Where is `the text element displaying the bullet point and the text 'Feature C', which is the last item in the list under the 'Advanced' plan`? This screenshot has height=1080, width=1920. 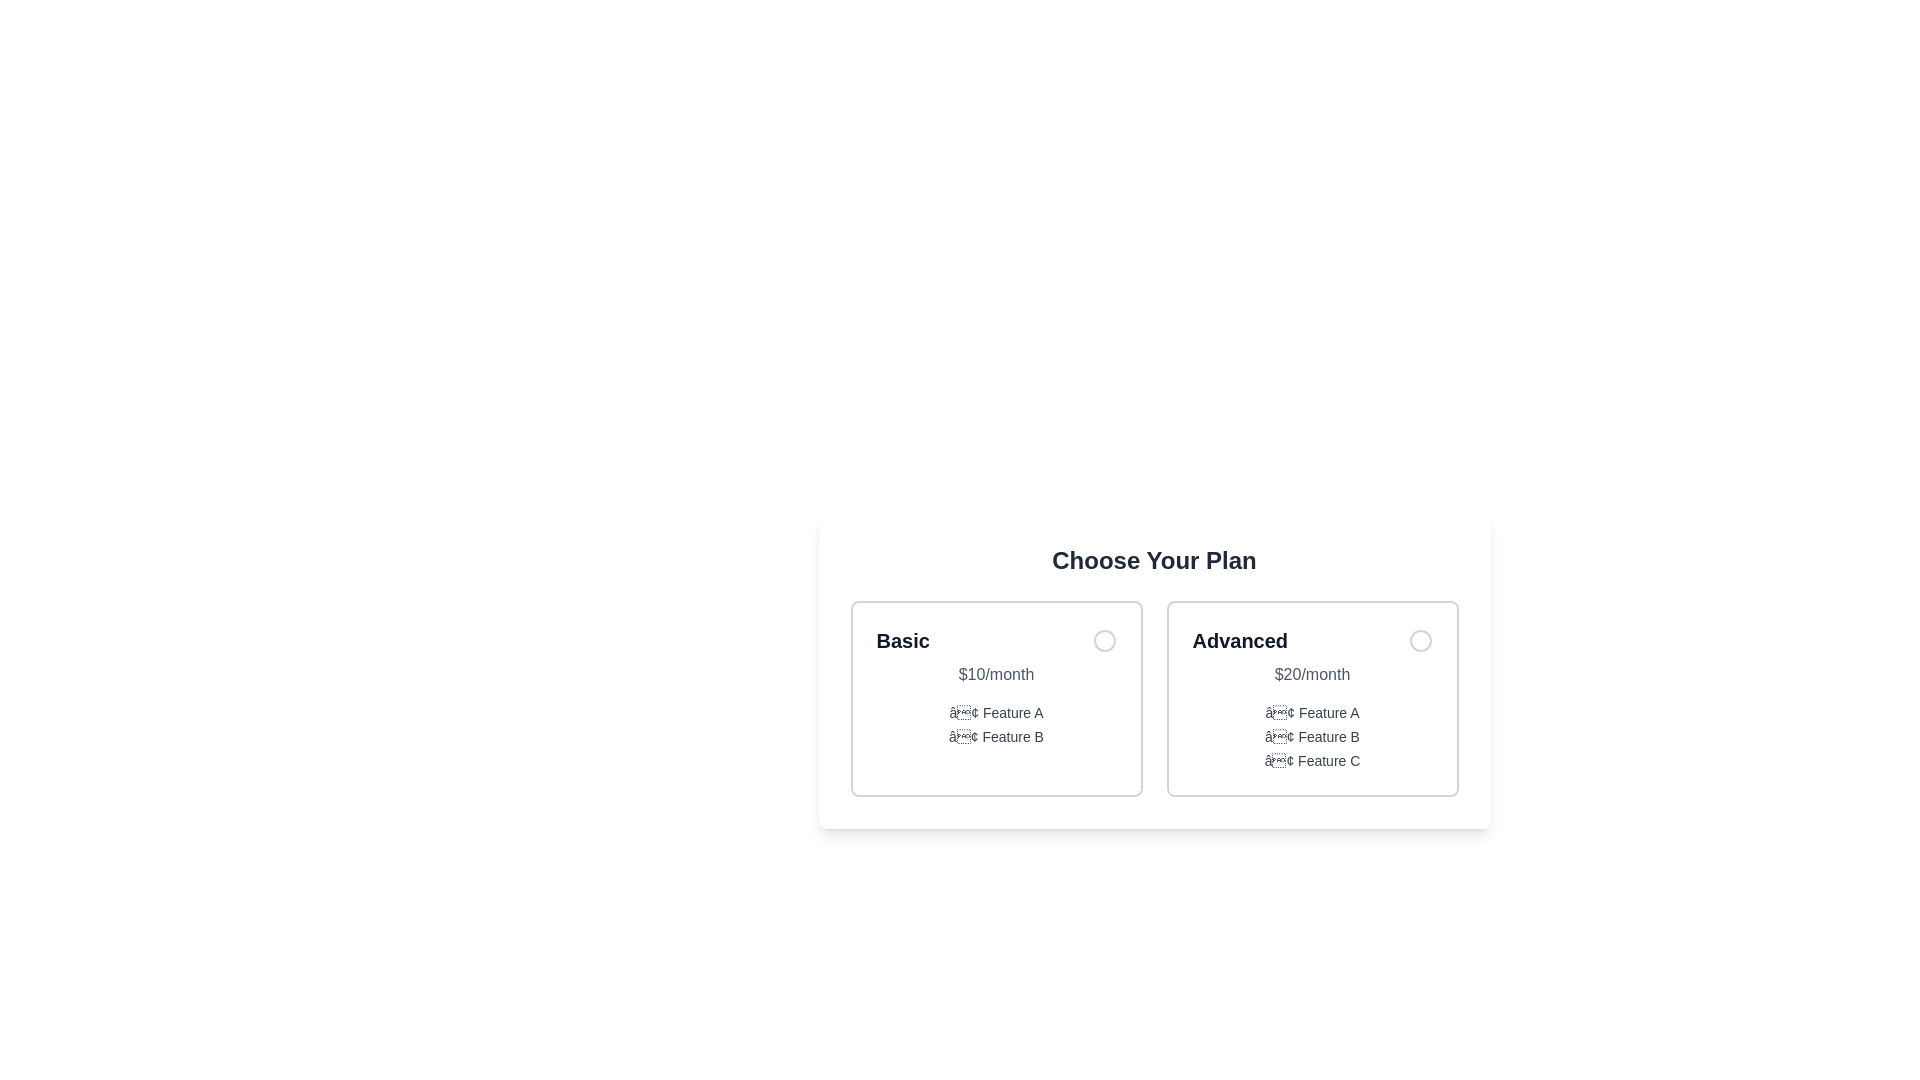
the text element displaying the bullet point and the text 'Feature C', which is the last item in the list under the 'Advanced' plan is located at coordinates (1312, 760).